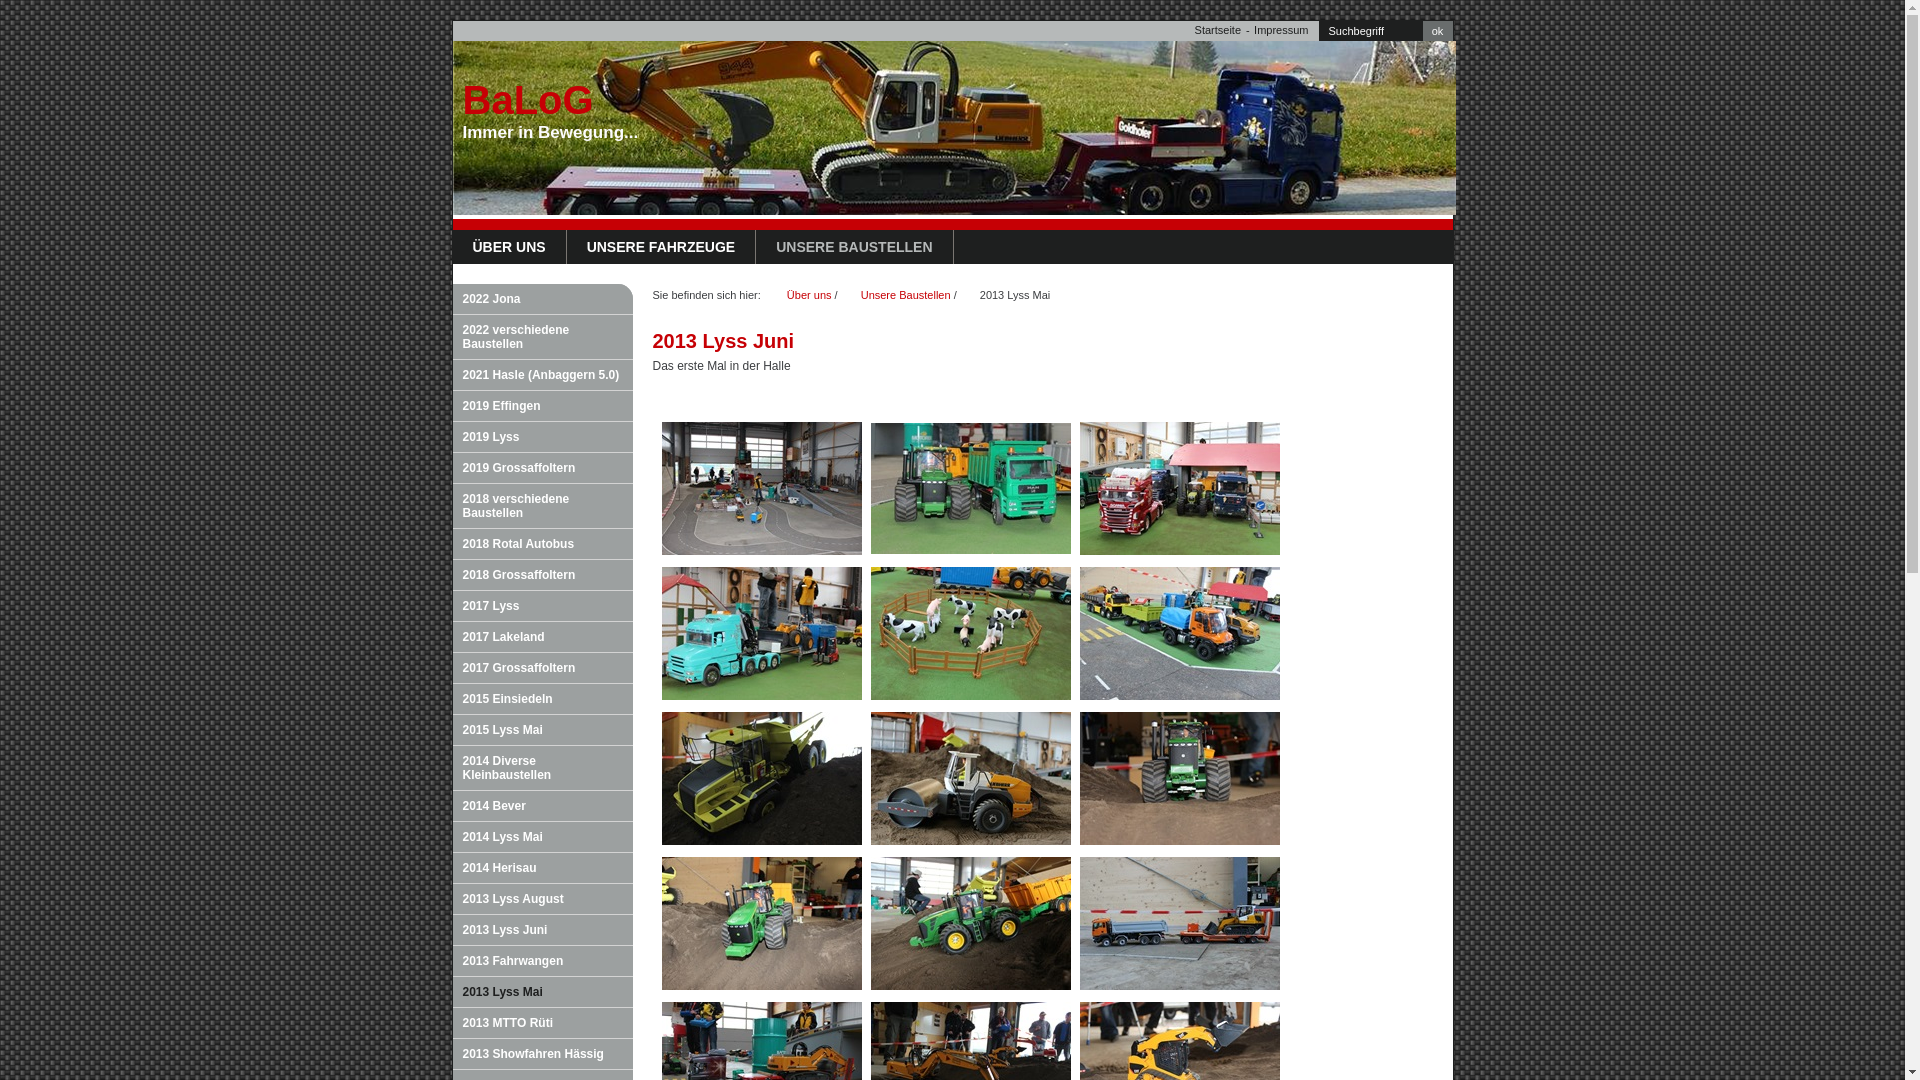 The image size is (1920, 1080). Describe the element at coordinates (542, 544) in the screenshot. I see `'2018 Rotal Autobus'` at that location.